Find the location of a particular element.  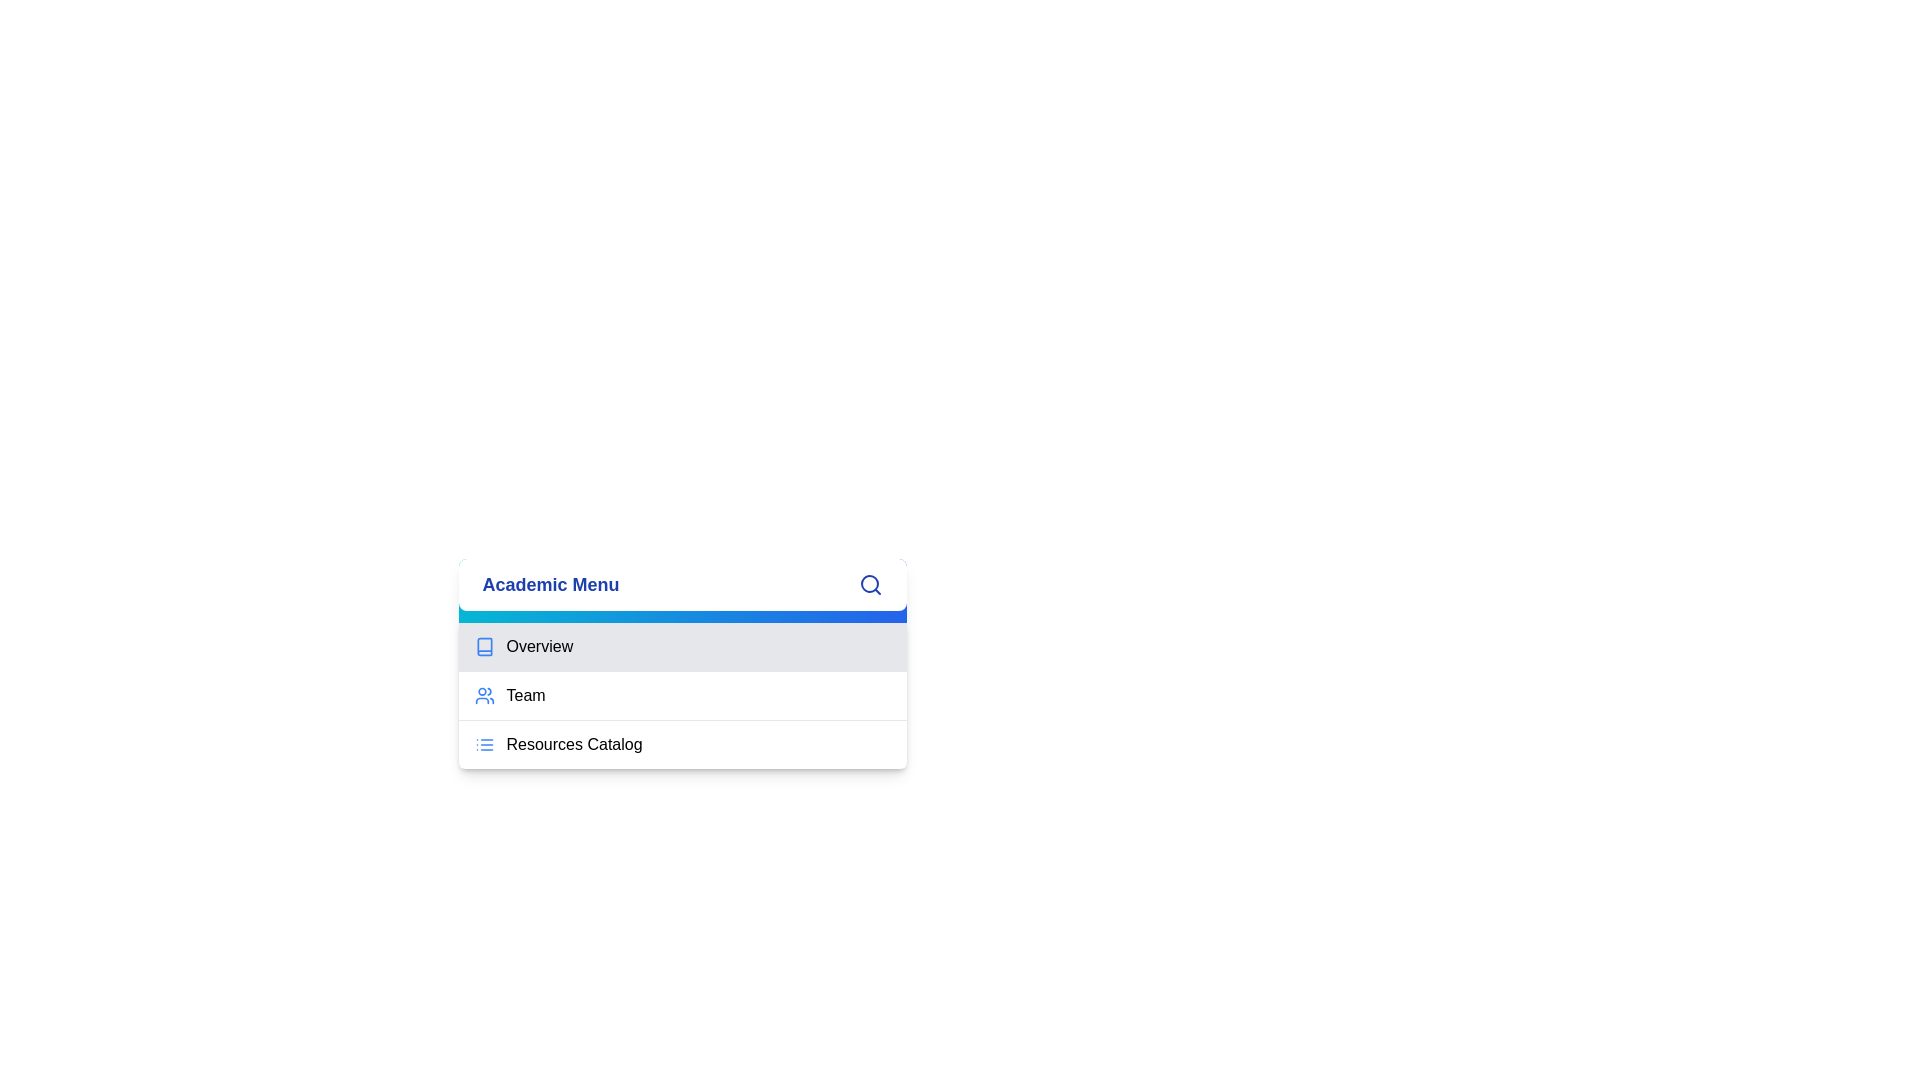

the 'Overview' icon located at the top of the menu, which visually indicates the overview option and is positioned to the left of the text 'Overview' is located at coordinates (484, 647).